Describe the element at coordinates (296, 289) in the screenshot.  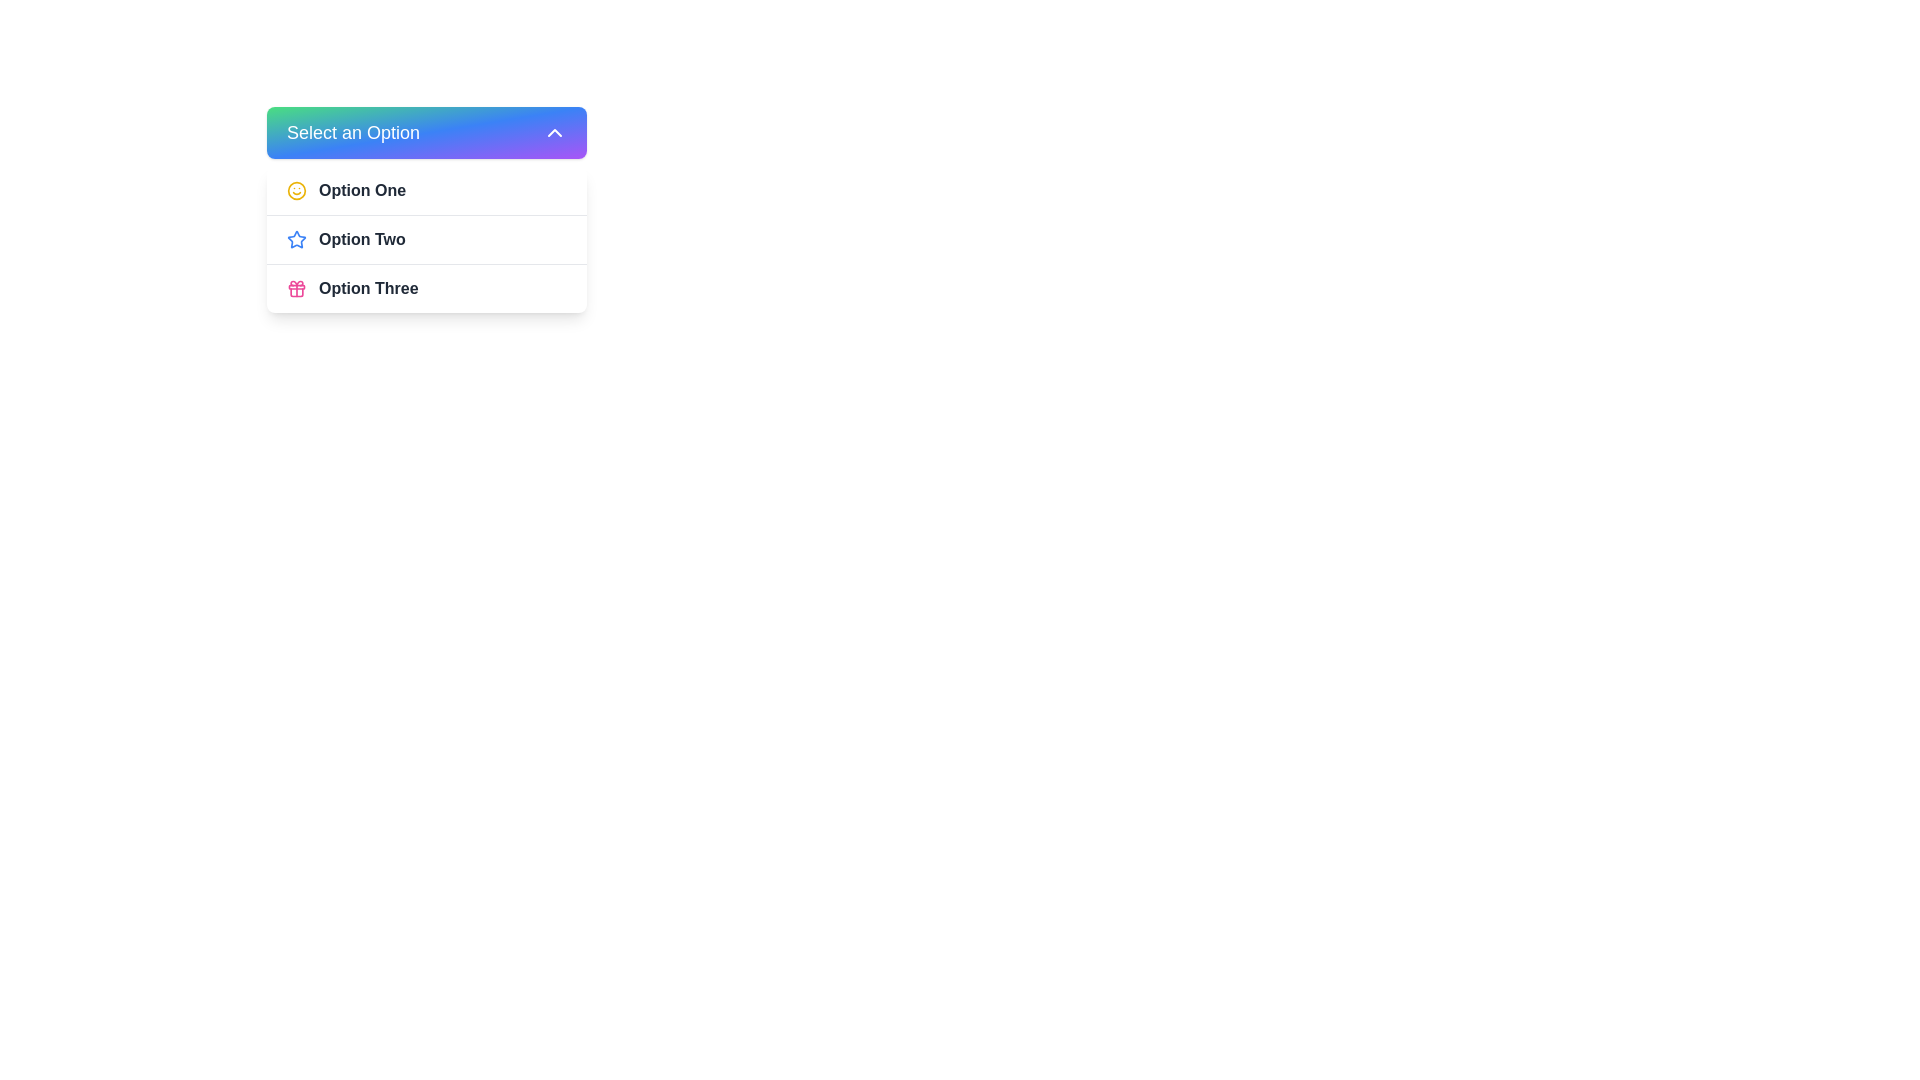
I see `the icon representing 'Option Three' in the dropdown menu, which is located in the bottom-most entry of the list, preceding the text label 'Option Three'` at that location.